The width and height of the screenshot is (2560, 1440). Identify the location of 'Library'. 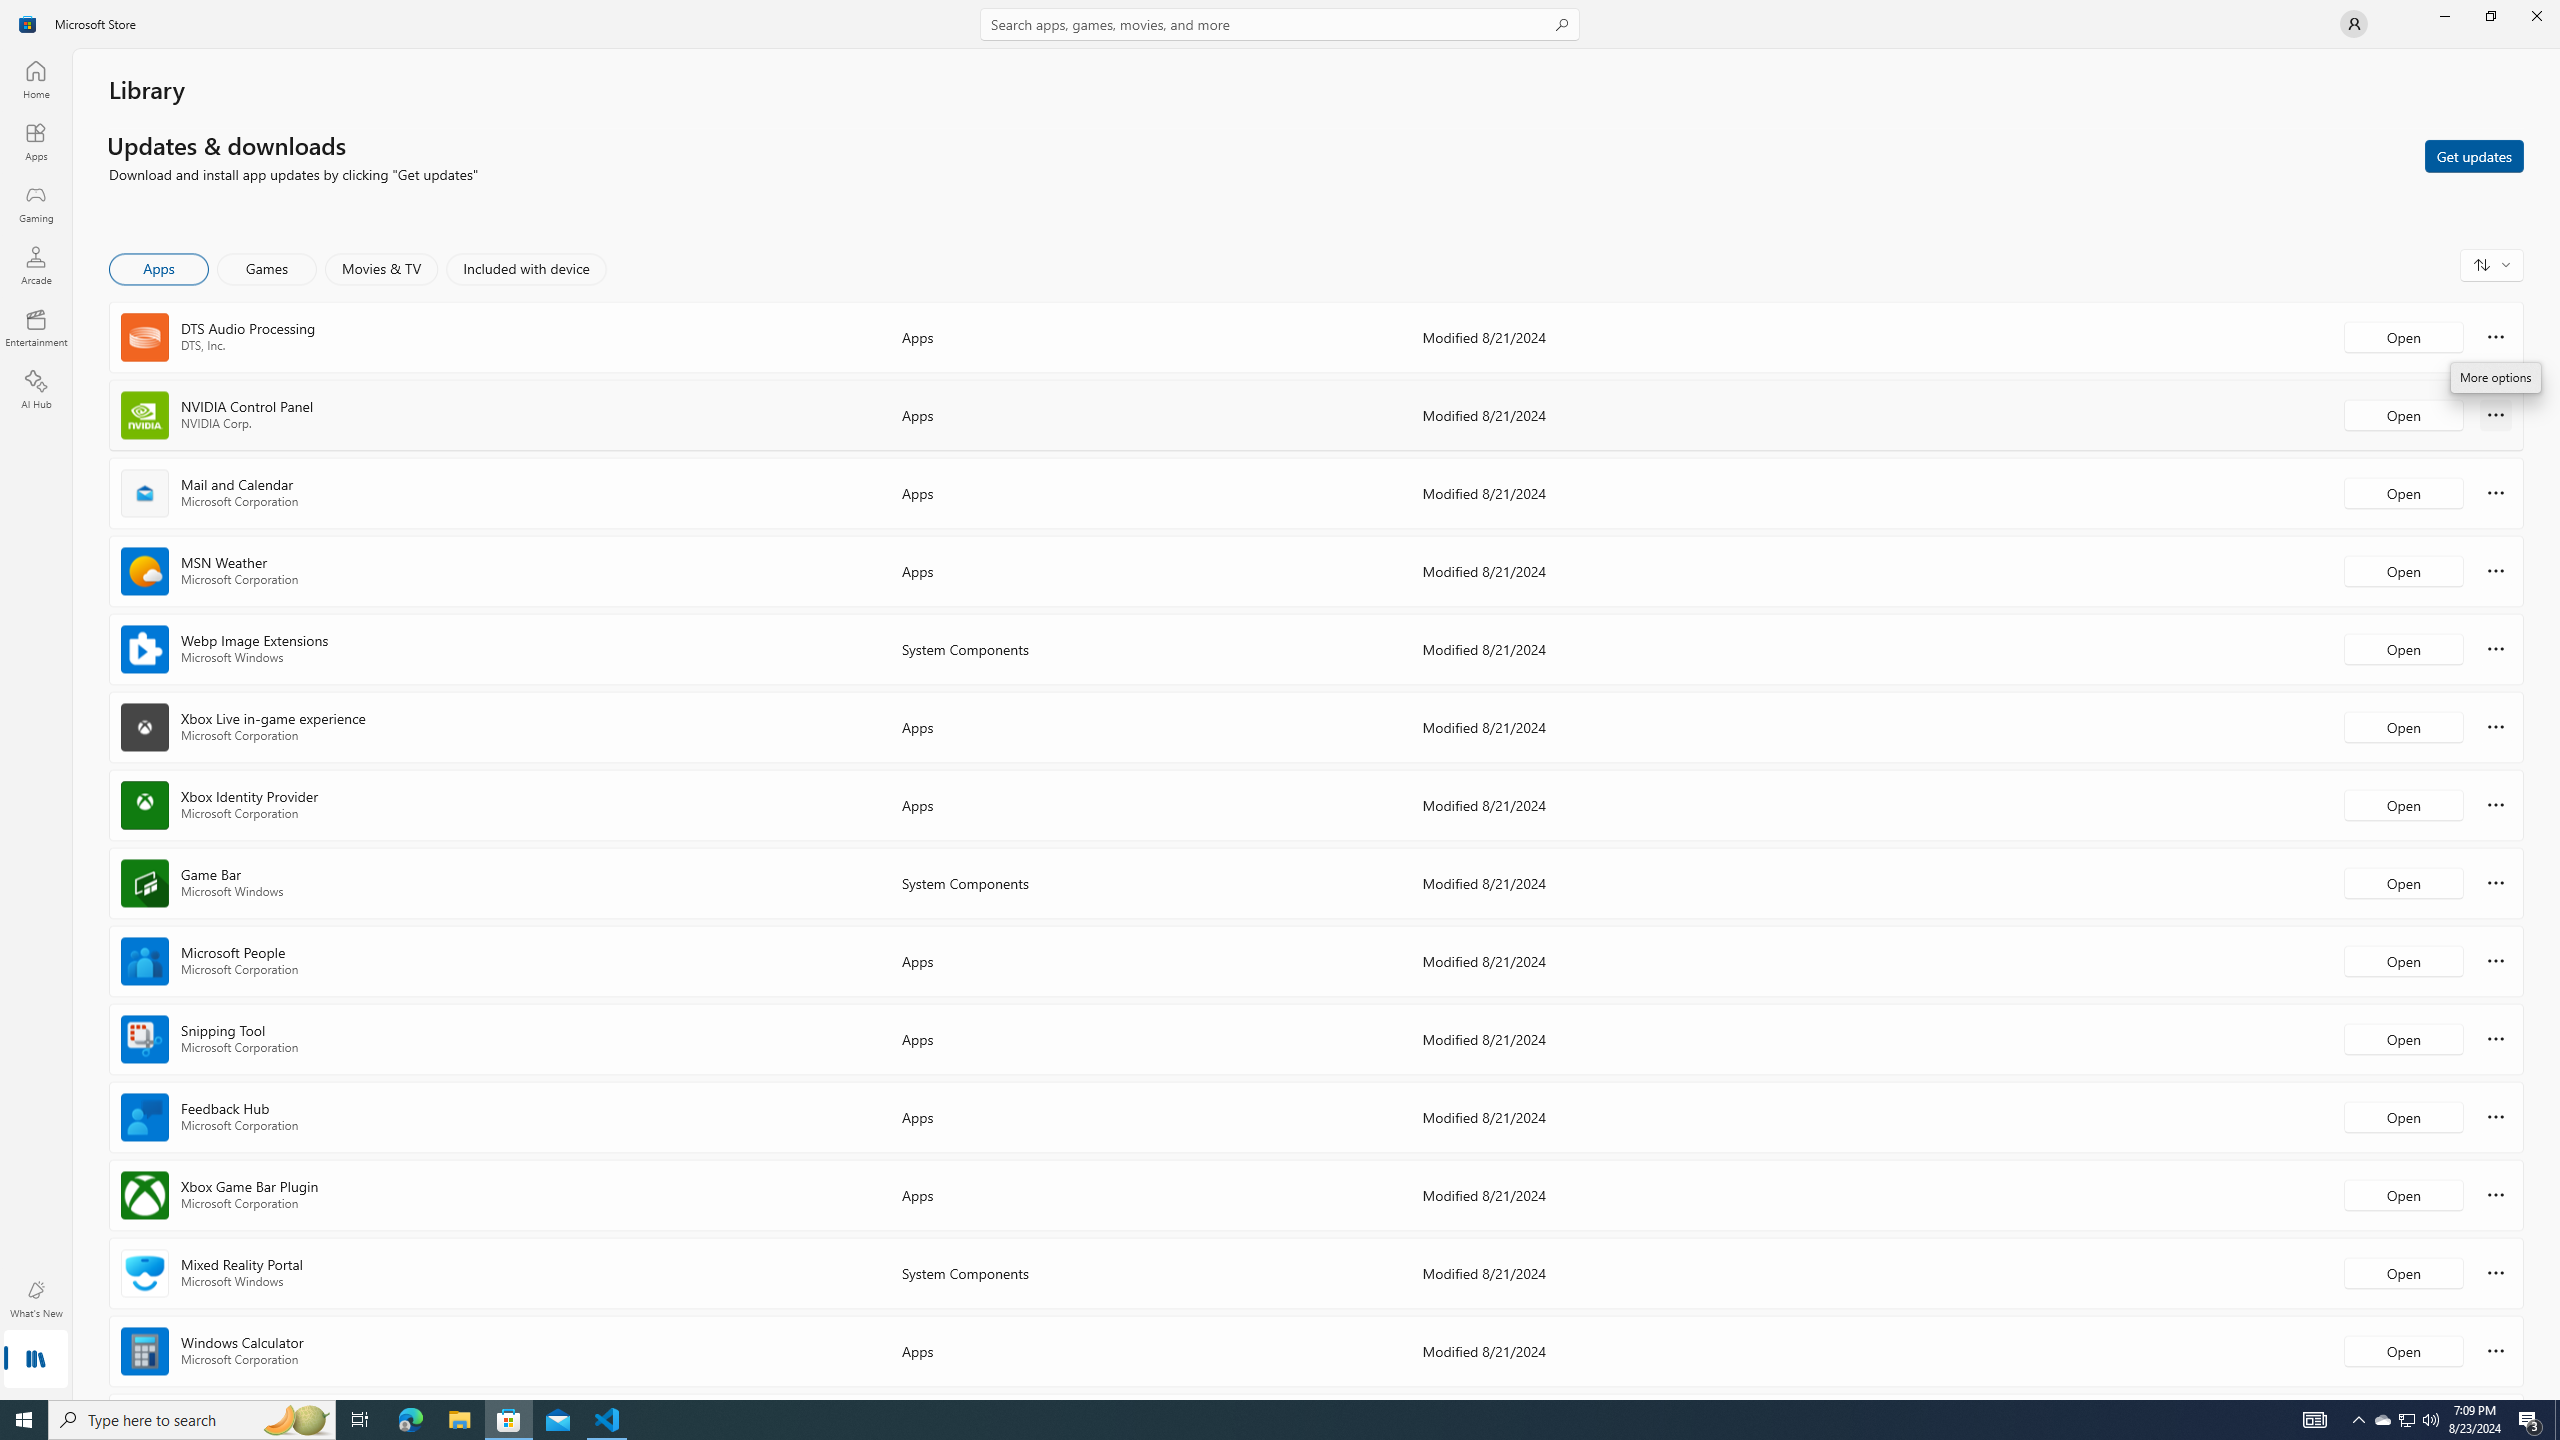
(34, 1360).